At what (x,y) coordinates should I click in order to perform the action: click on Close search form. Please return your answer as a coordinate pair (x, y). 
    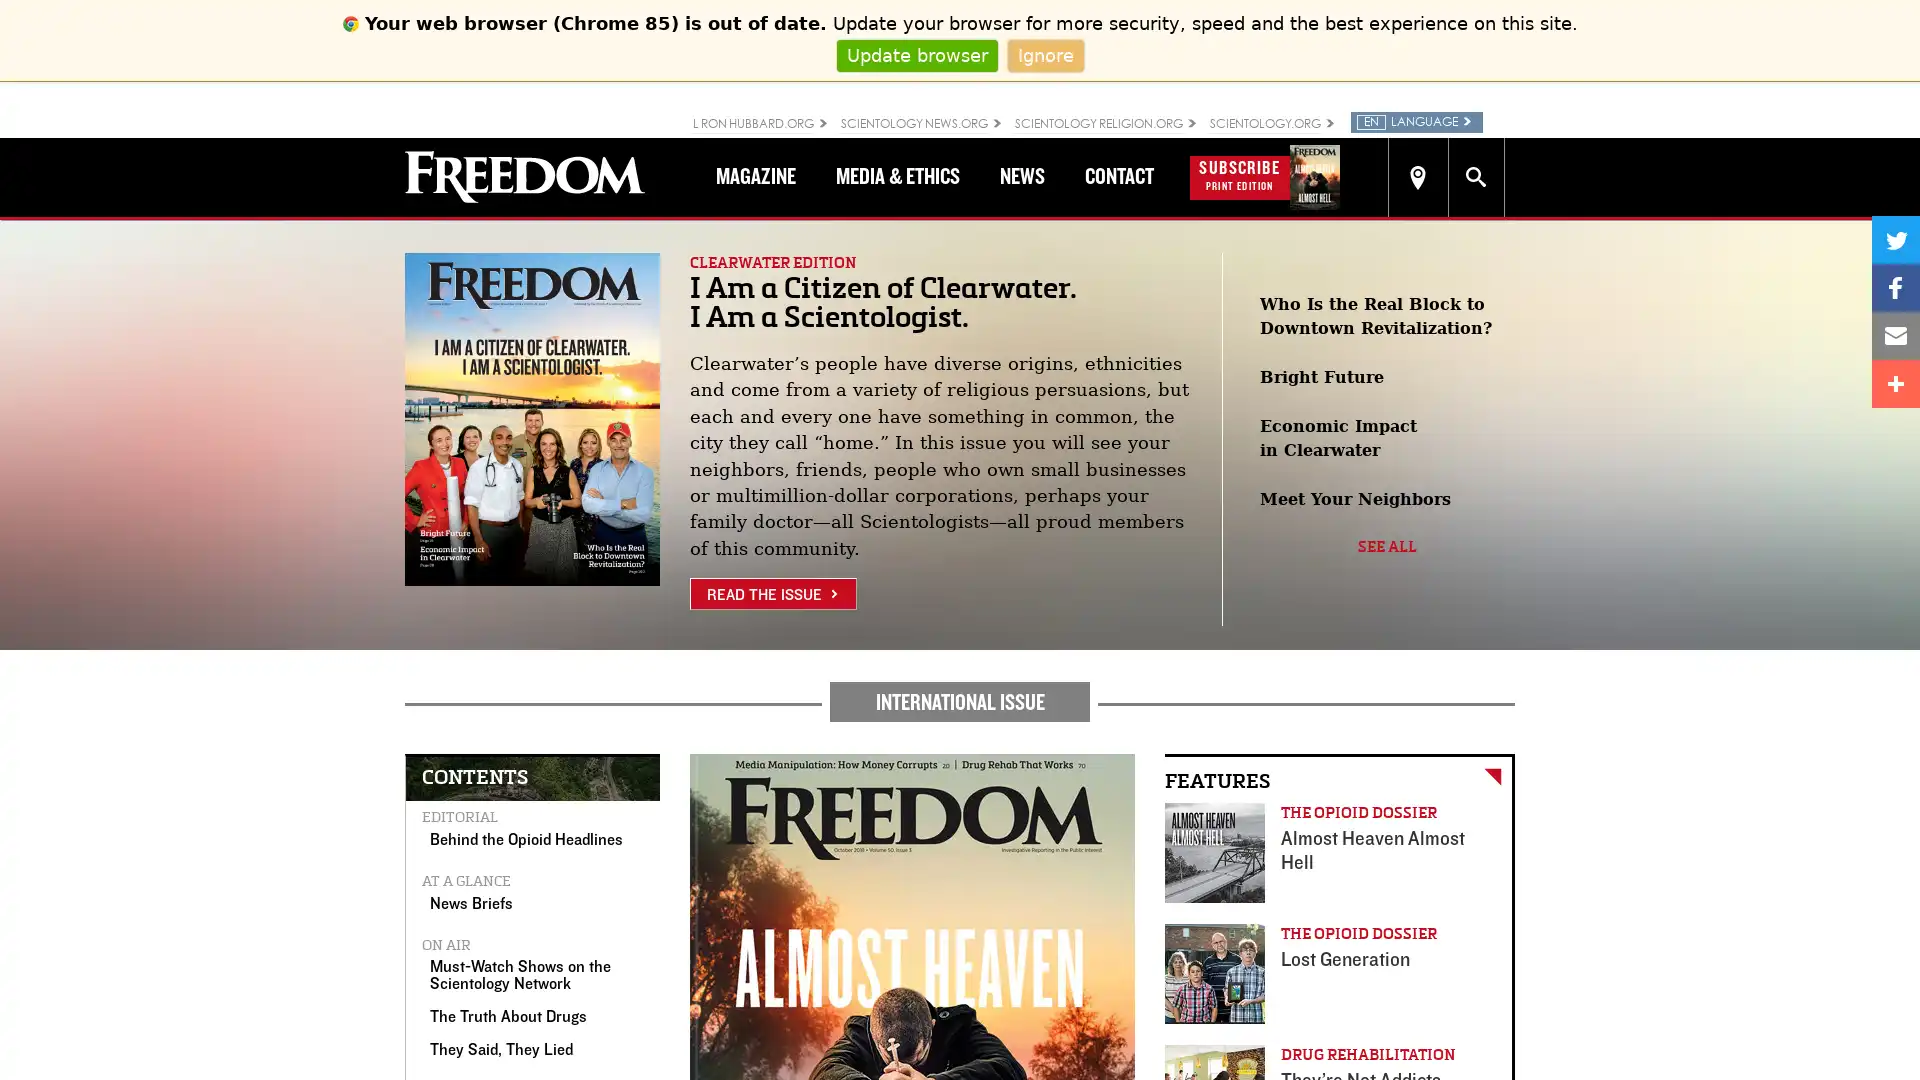
    Looking at the image, I should click on (1732, 53).